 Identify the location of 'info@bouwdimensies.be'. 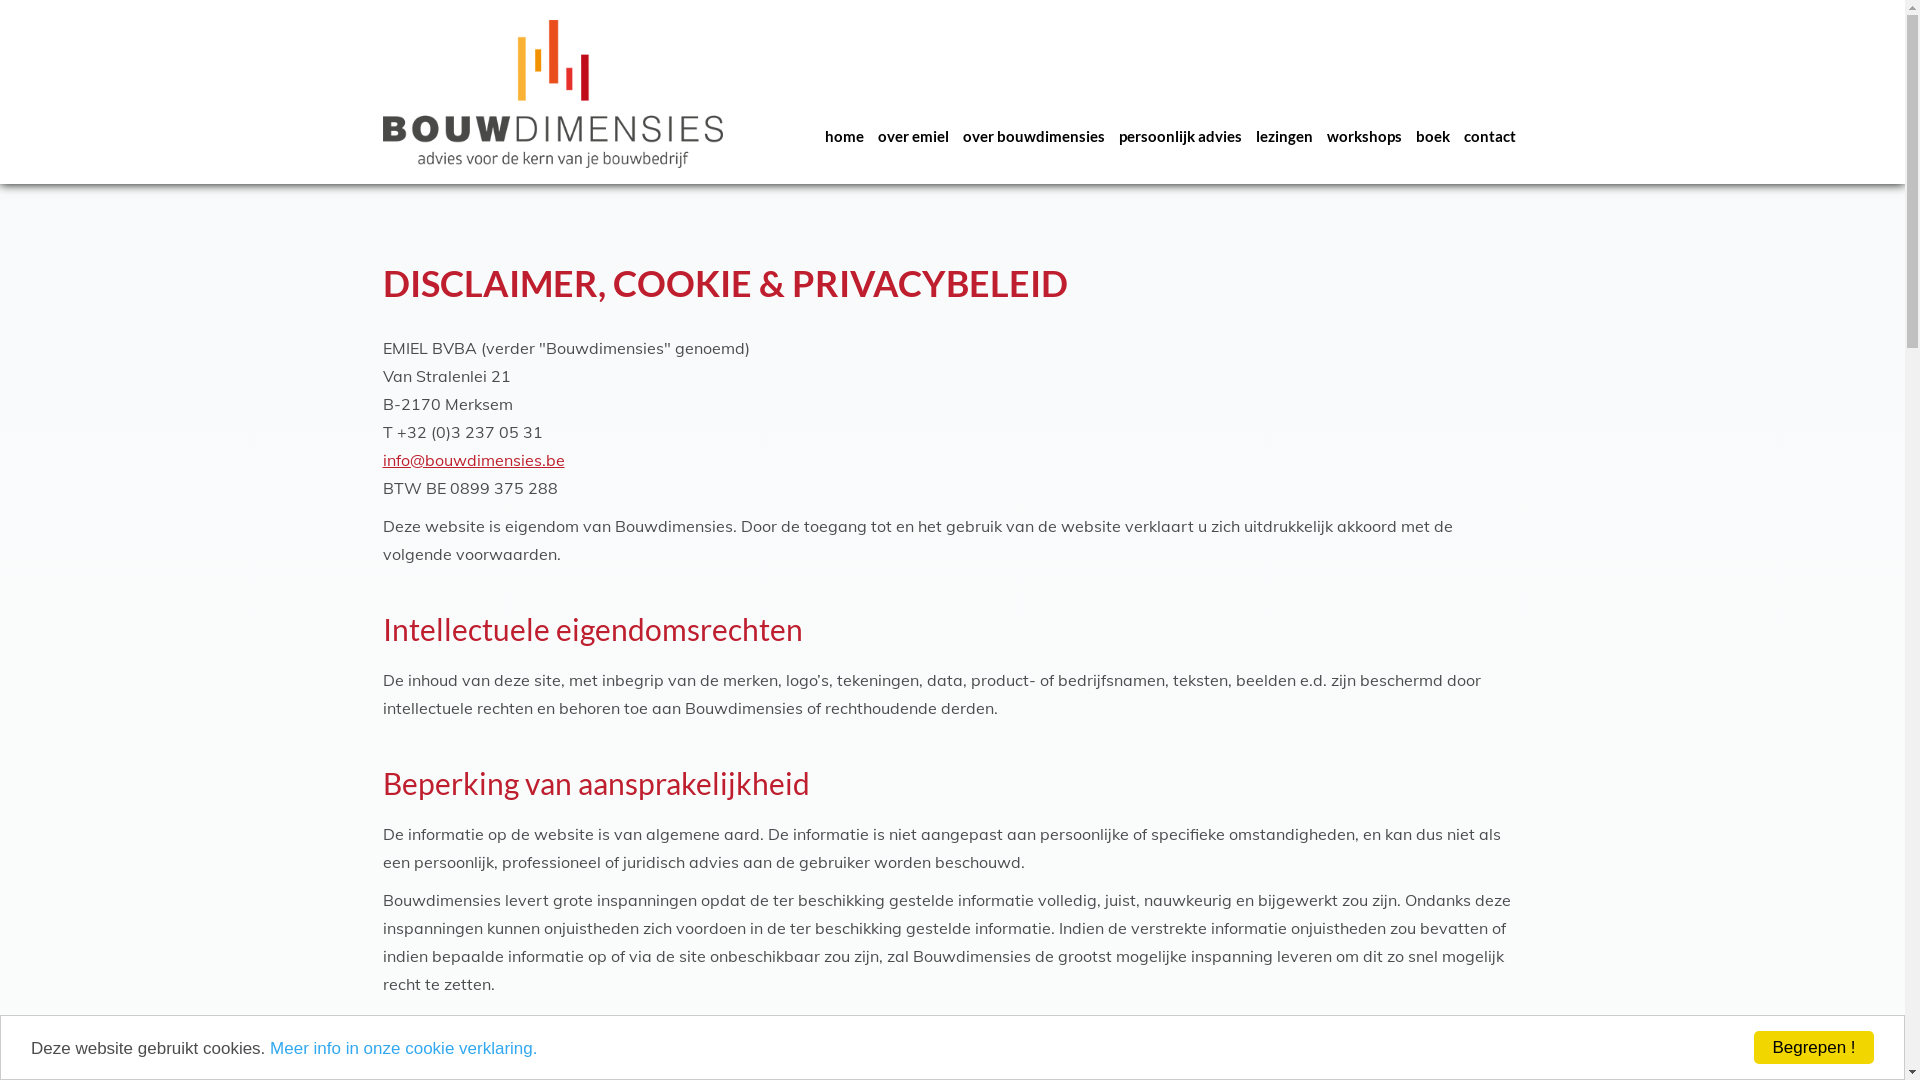
(472, 459).